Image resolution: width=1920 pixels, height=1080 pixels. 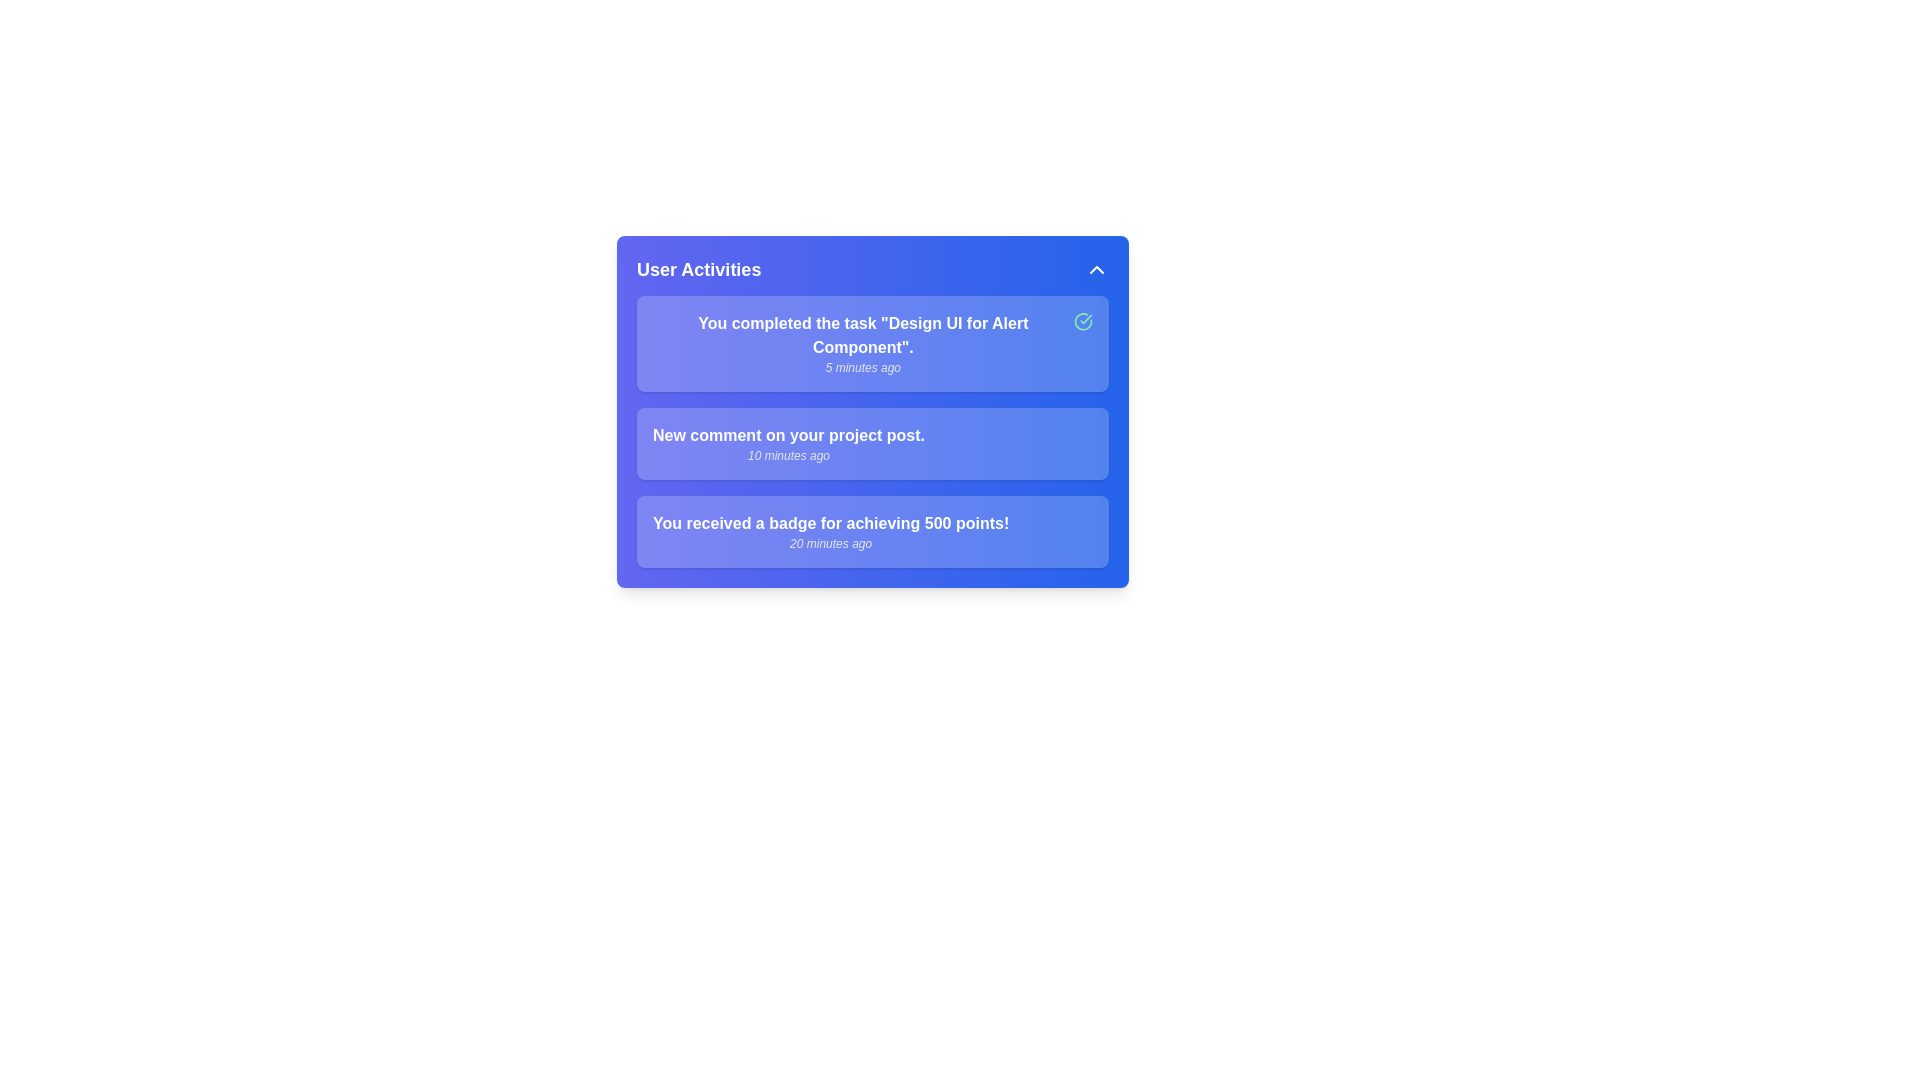 I want to click on the static text label displaying the message 'You received a badge for achieving 500 points!' which is styled with a bold font and white color on a blue background within the User Activities section, so click(x=831, y=523).